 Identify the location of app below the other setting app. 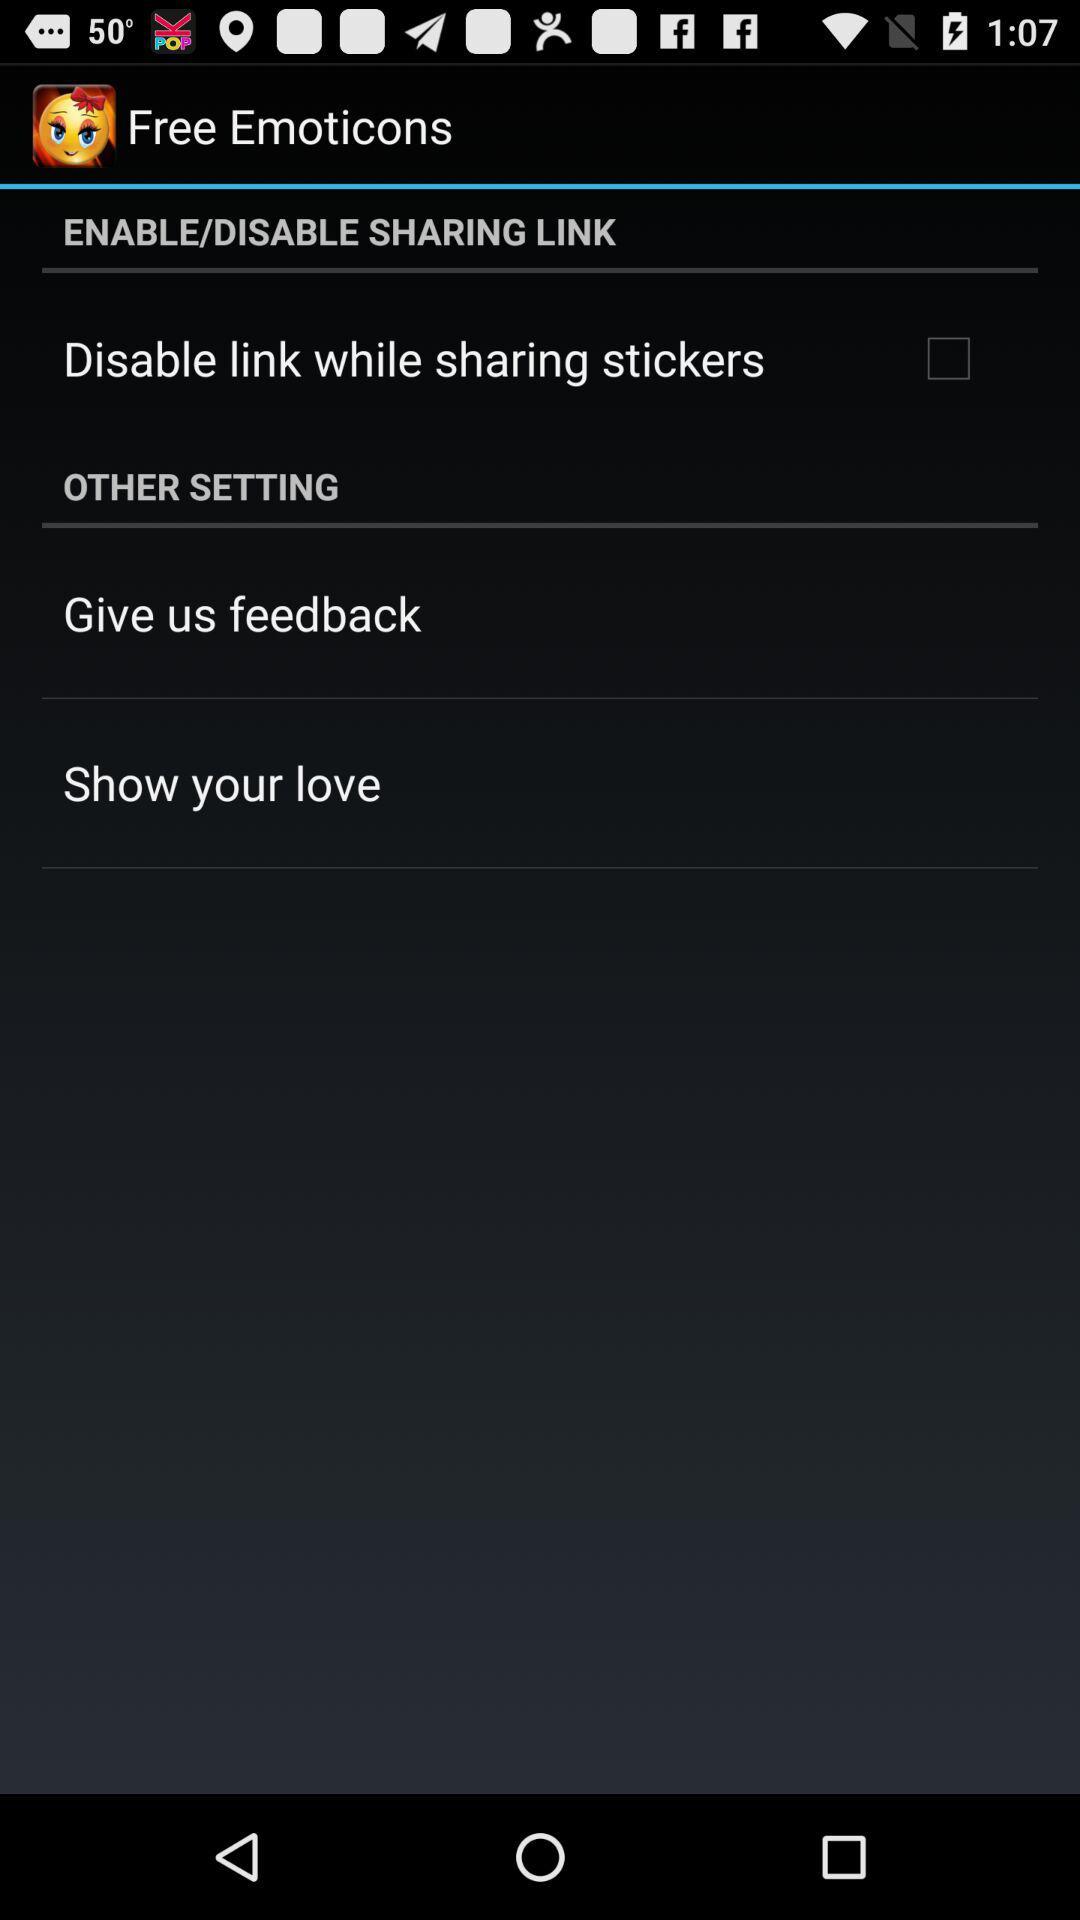
(241, 612).